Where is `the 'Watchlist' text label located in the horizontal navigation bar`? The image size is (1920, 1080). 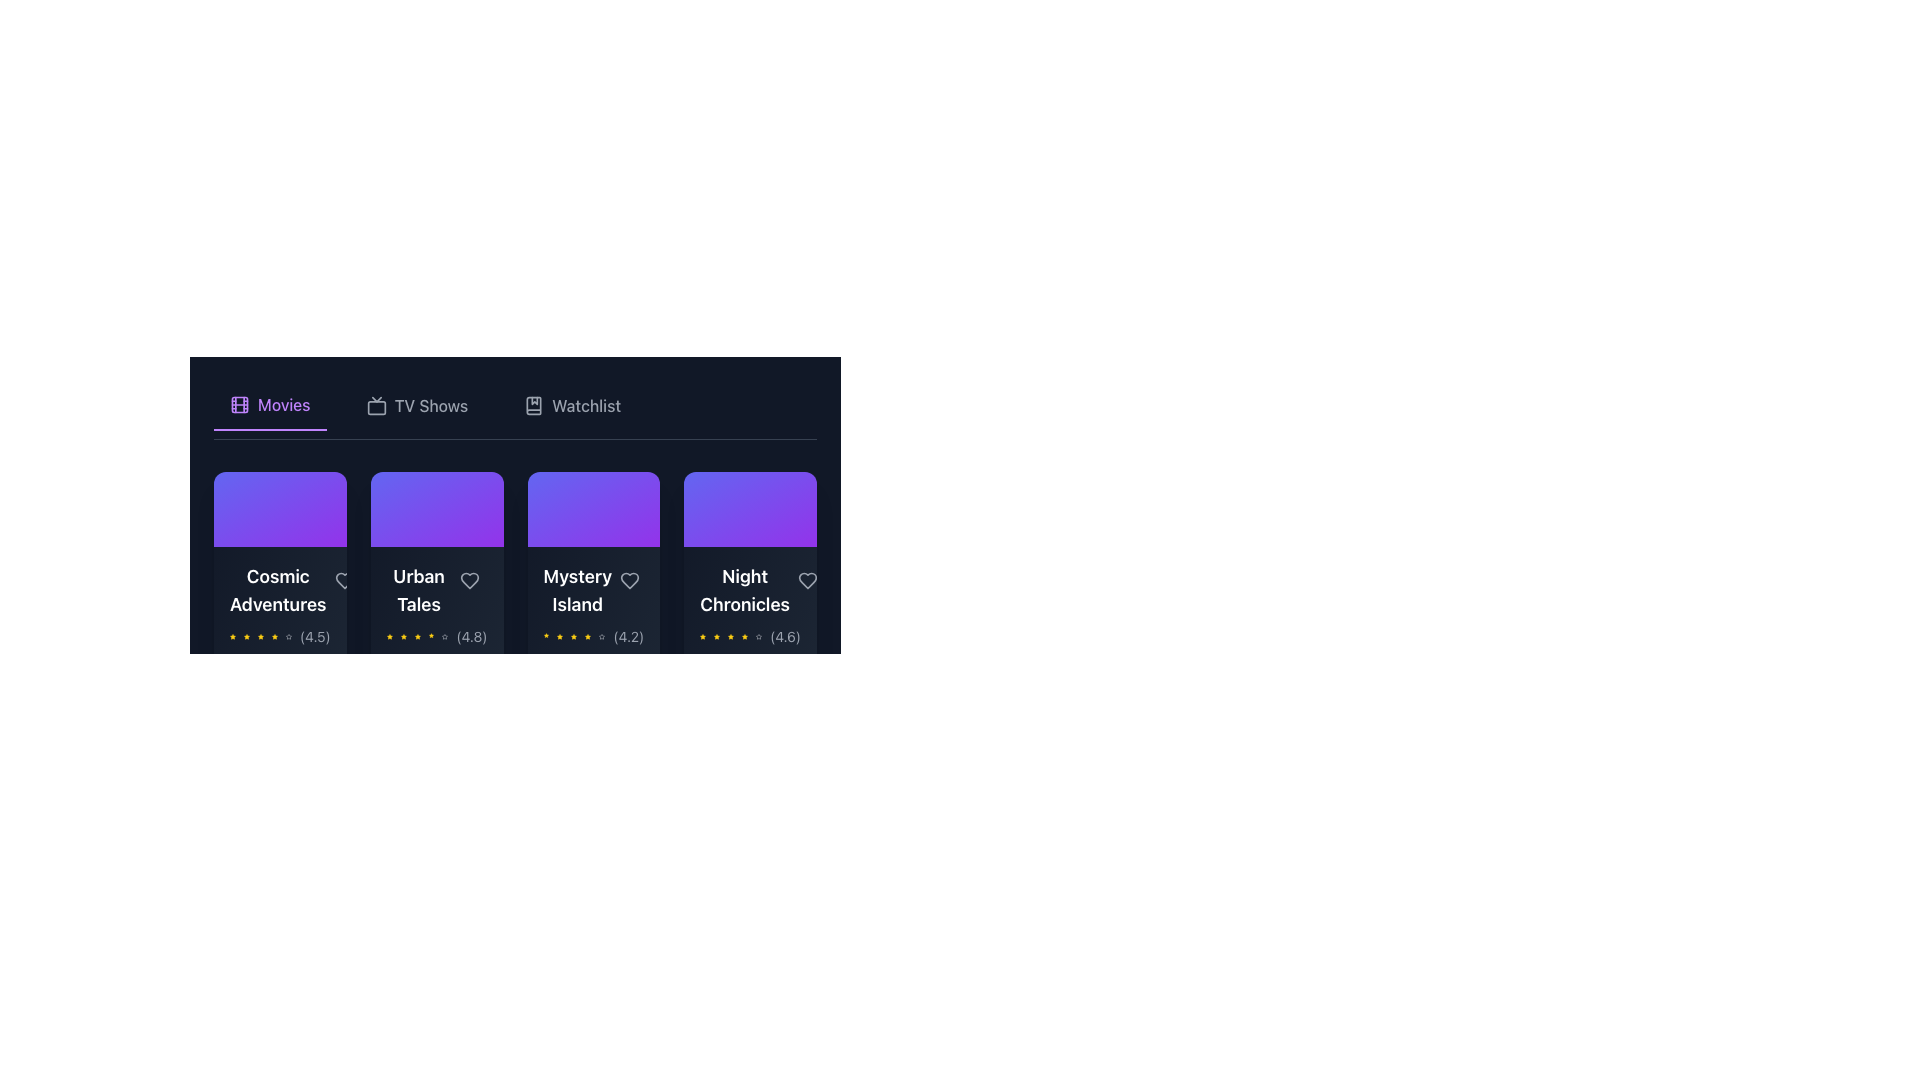 the 'Watchlist' text label located in the horizontal navigation bar is located at coordinates (585, 405).